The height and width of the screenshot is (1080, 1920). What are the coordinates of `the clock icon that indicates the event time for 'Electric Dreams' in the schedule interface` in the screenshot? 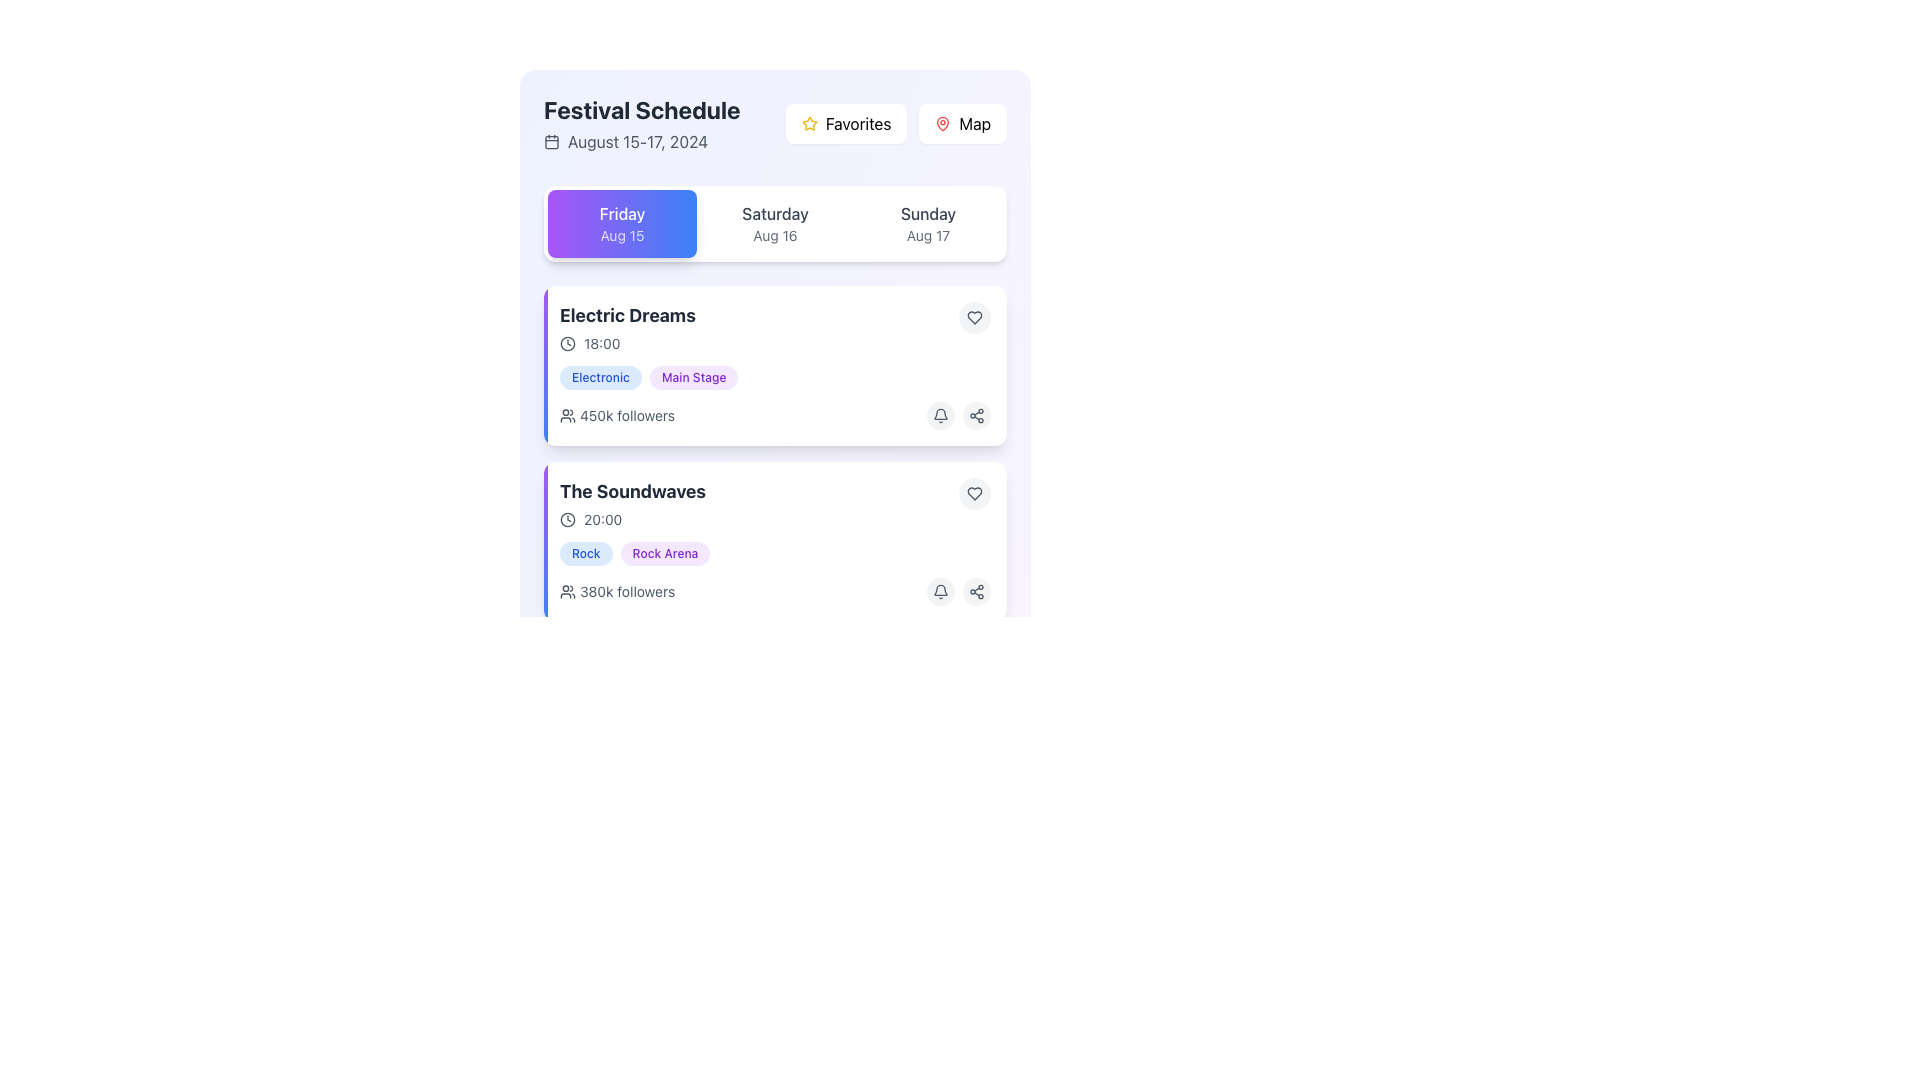 It's located at (566, 342).